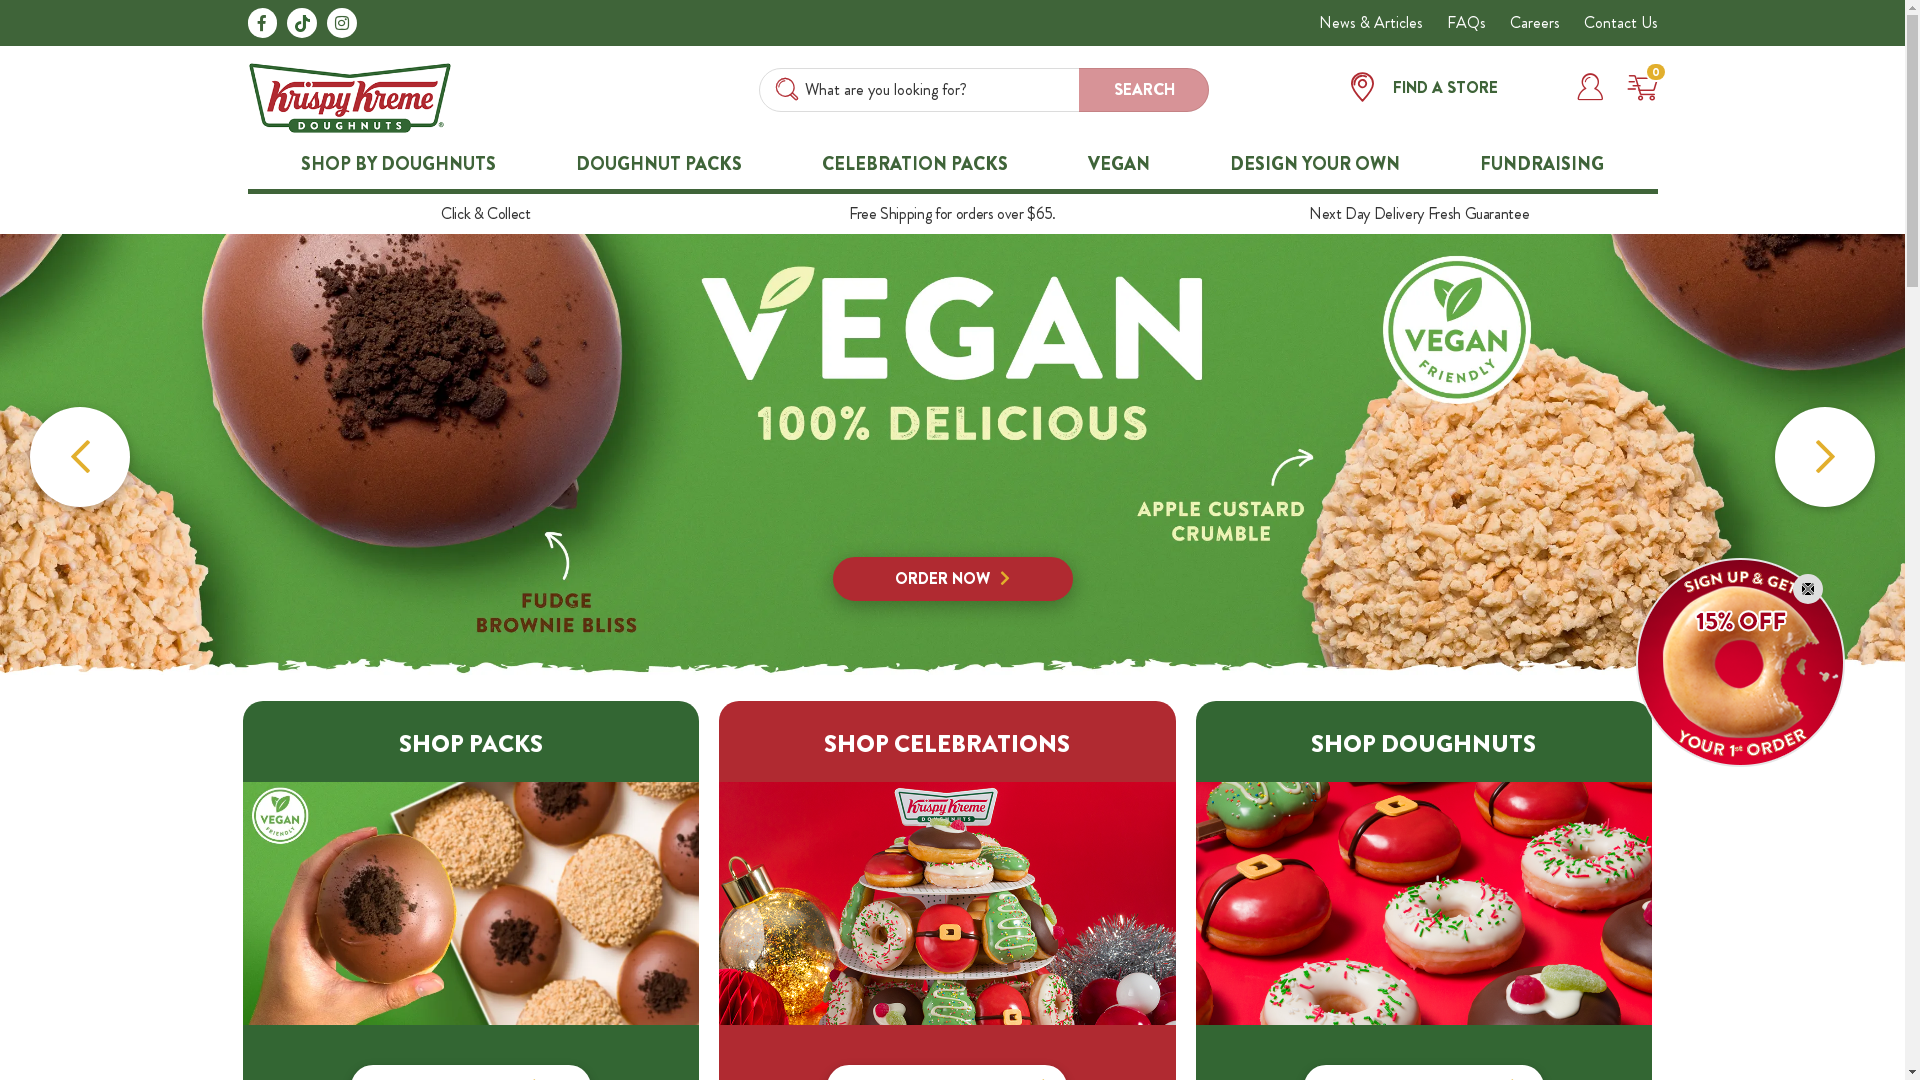 This screenshot has height=1080, width=1920. Describe the element at coordinates (1318, 23) in the screenshot. I see `'News & Articles'` at that location.